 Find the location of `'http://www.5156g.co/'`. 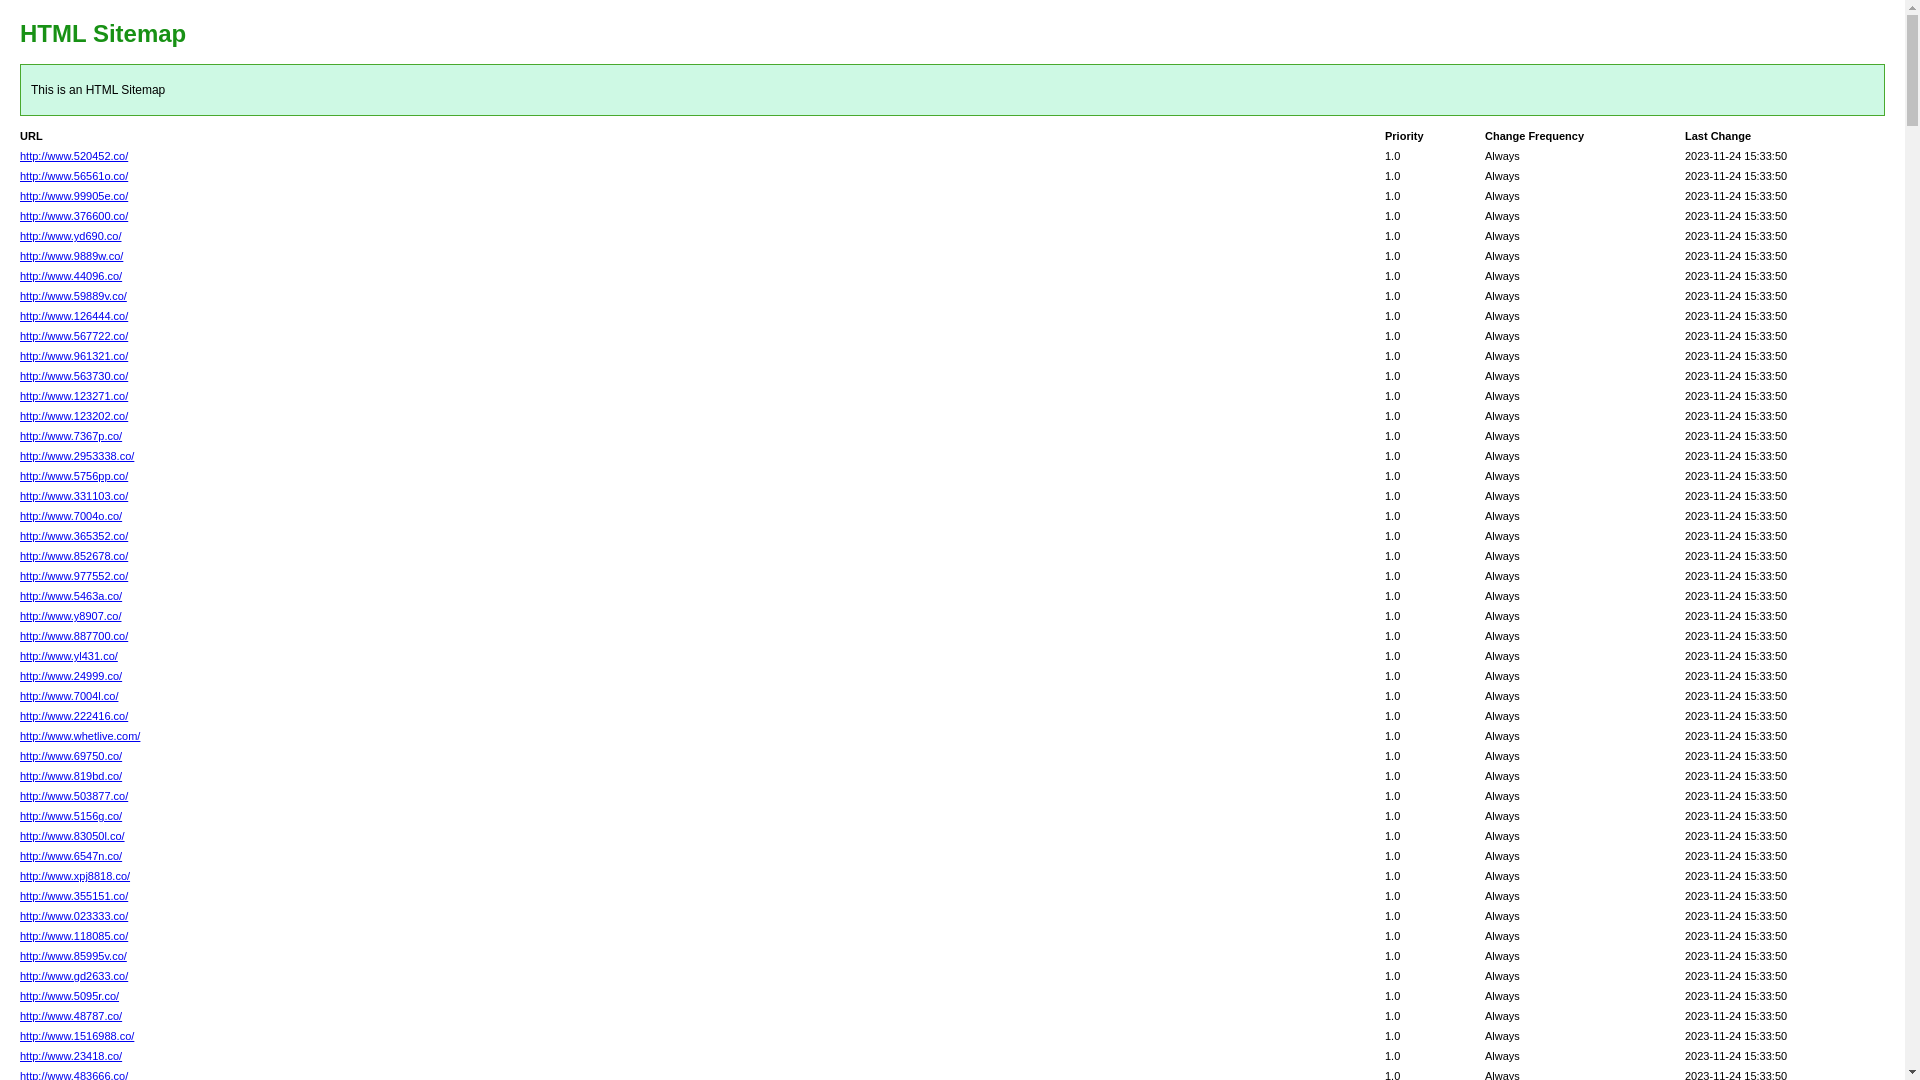

'http://www.5156g.co/' is located at coordinates (71, 816).